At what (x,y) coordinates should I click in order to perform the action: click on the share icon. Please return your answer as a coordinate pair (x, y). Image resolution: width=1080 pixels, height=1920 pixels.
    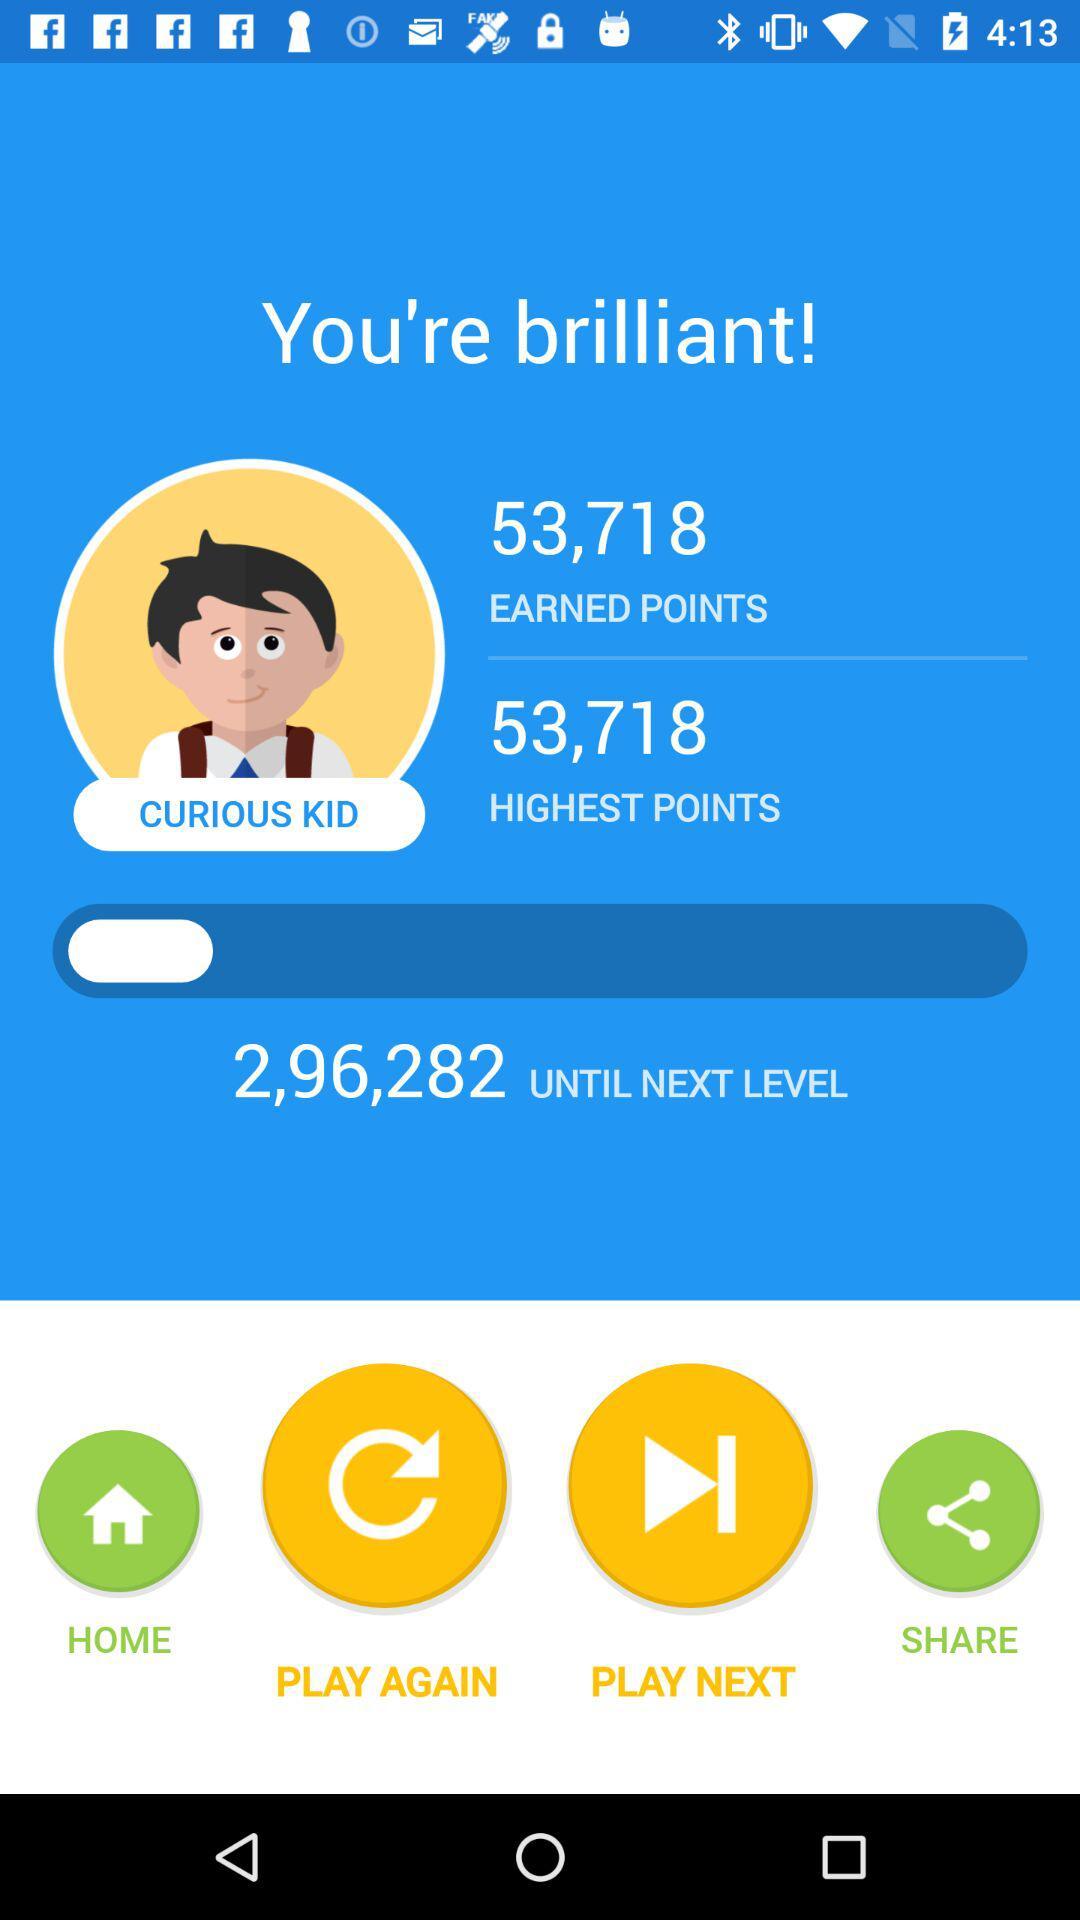
    Looking at the image, I should click on (959, 1514).